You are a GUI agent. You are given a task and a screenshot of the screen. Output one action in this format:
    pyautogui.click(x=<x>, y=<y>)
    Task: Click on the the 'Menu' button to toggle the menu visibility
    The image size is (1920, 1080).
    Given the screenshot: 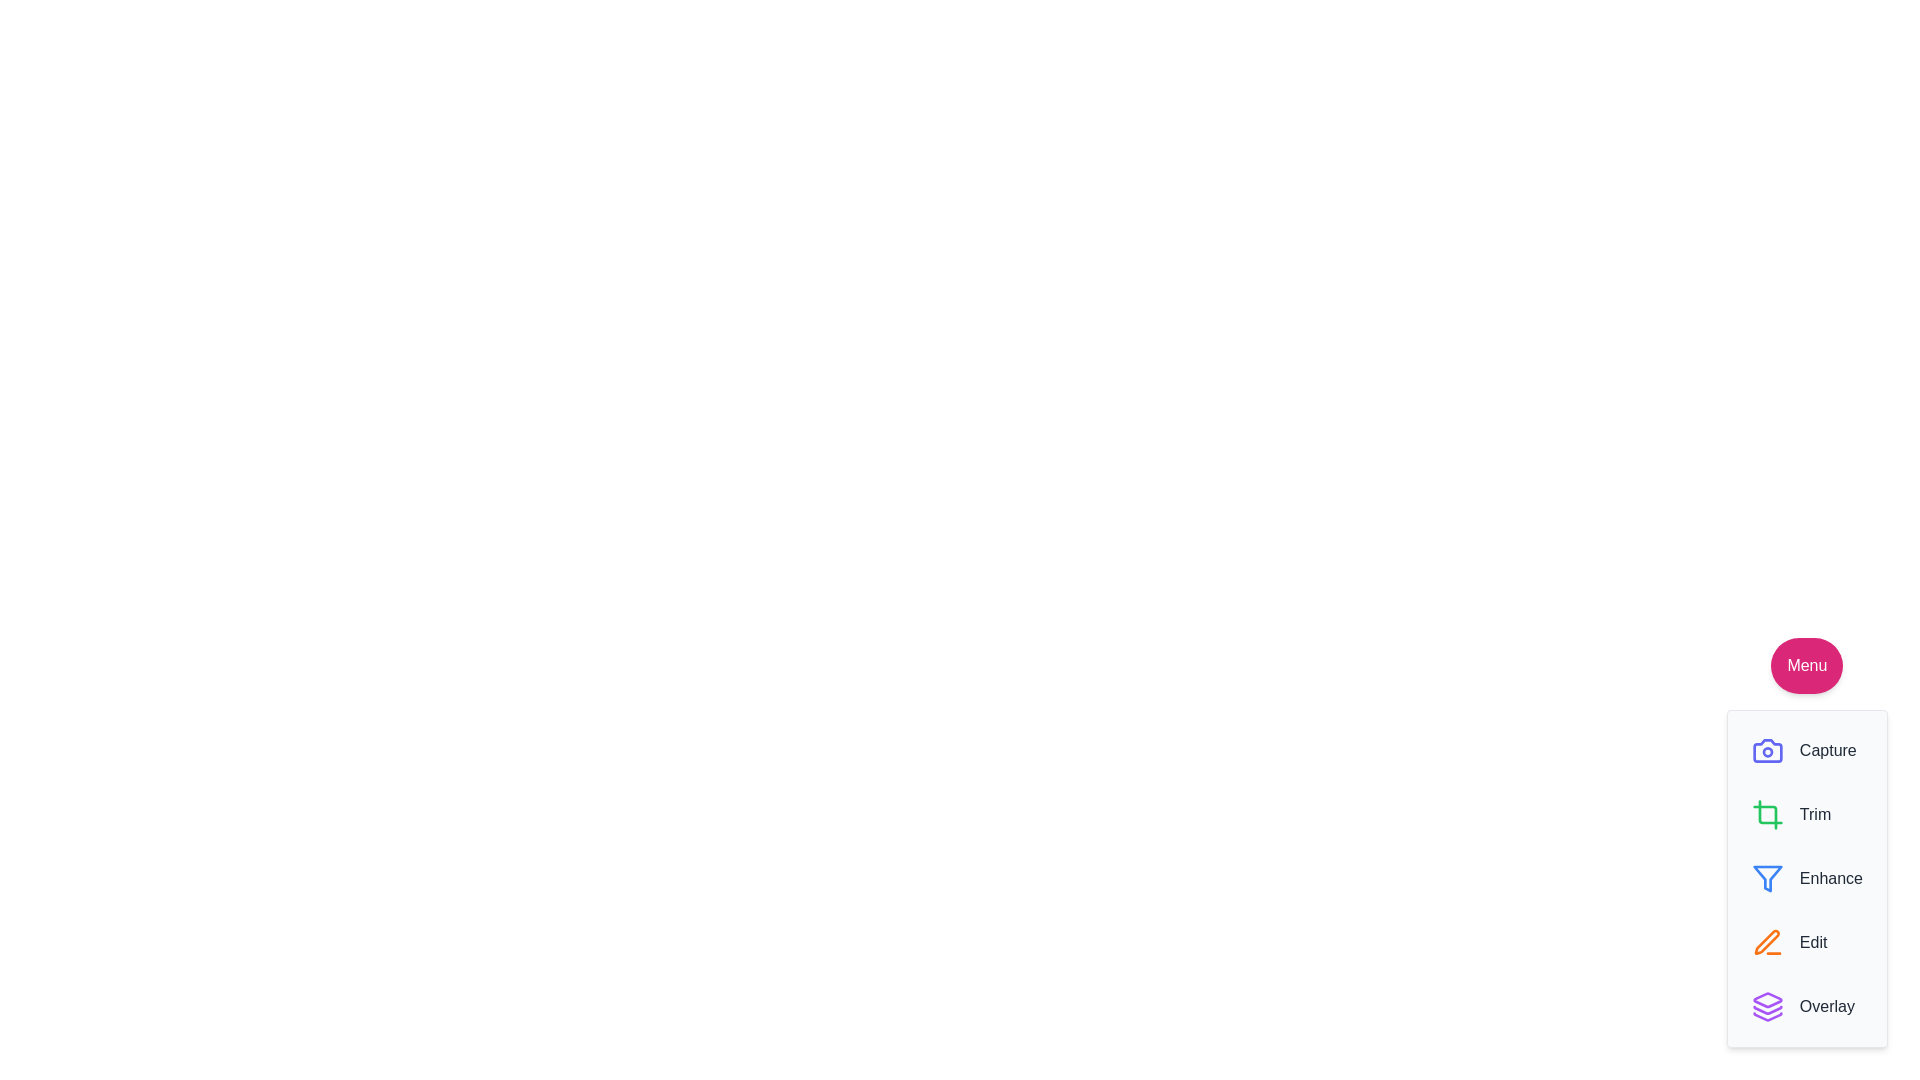 What is the action you would take?
    pyautogui.click(x=1806, y=666)
    